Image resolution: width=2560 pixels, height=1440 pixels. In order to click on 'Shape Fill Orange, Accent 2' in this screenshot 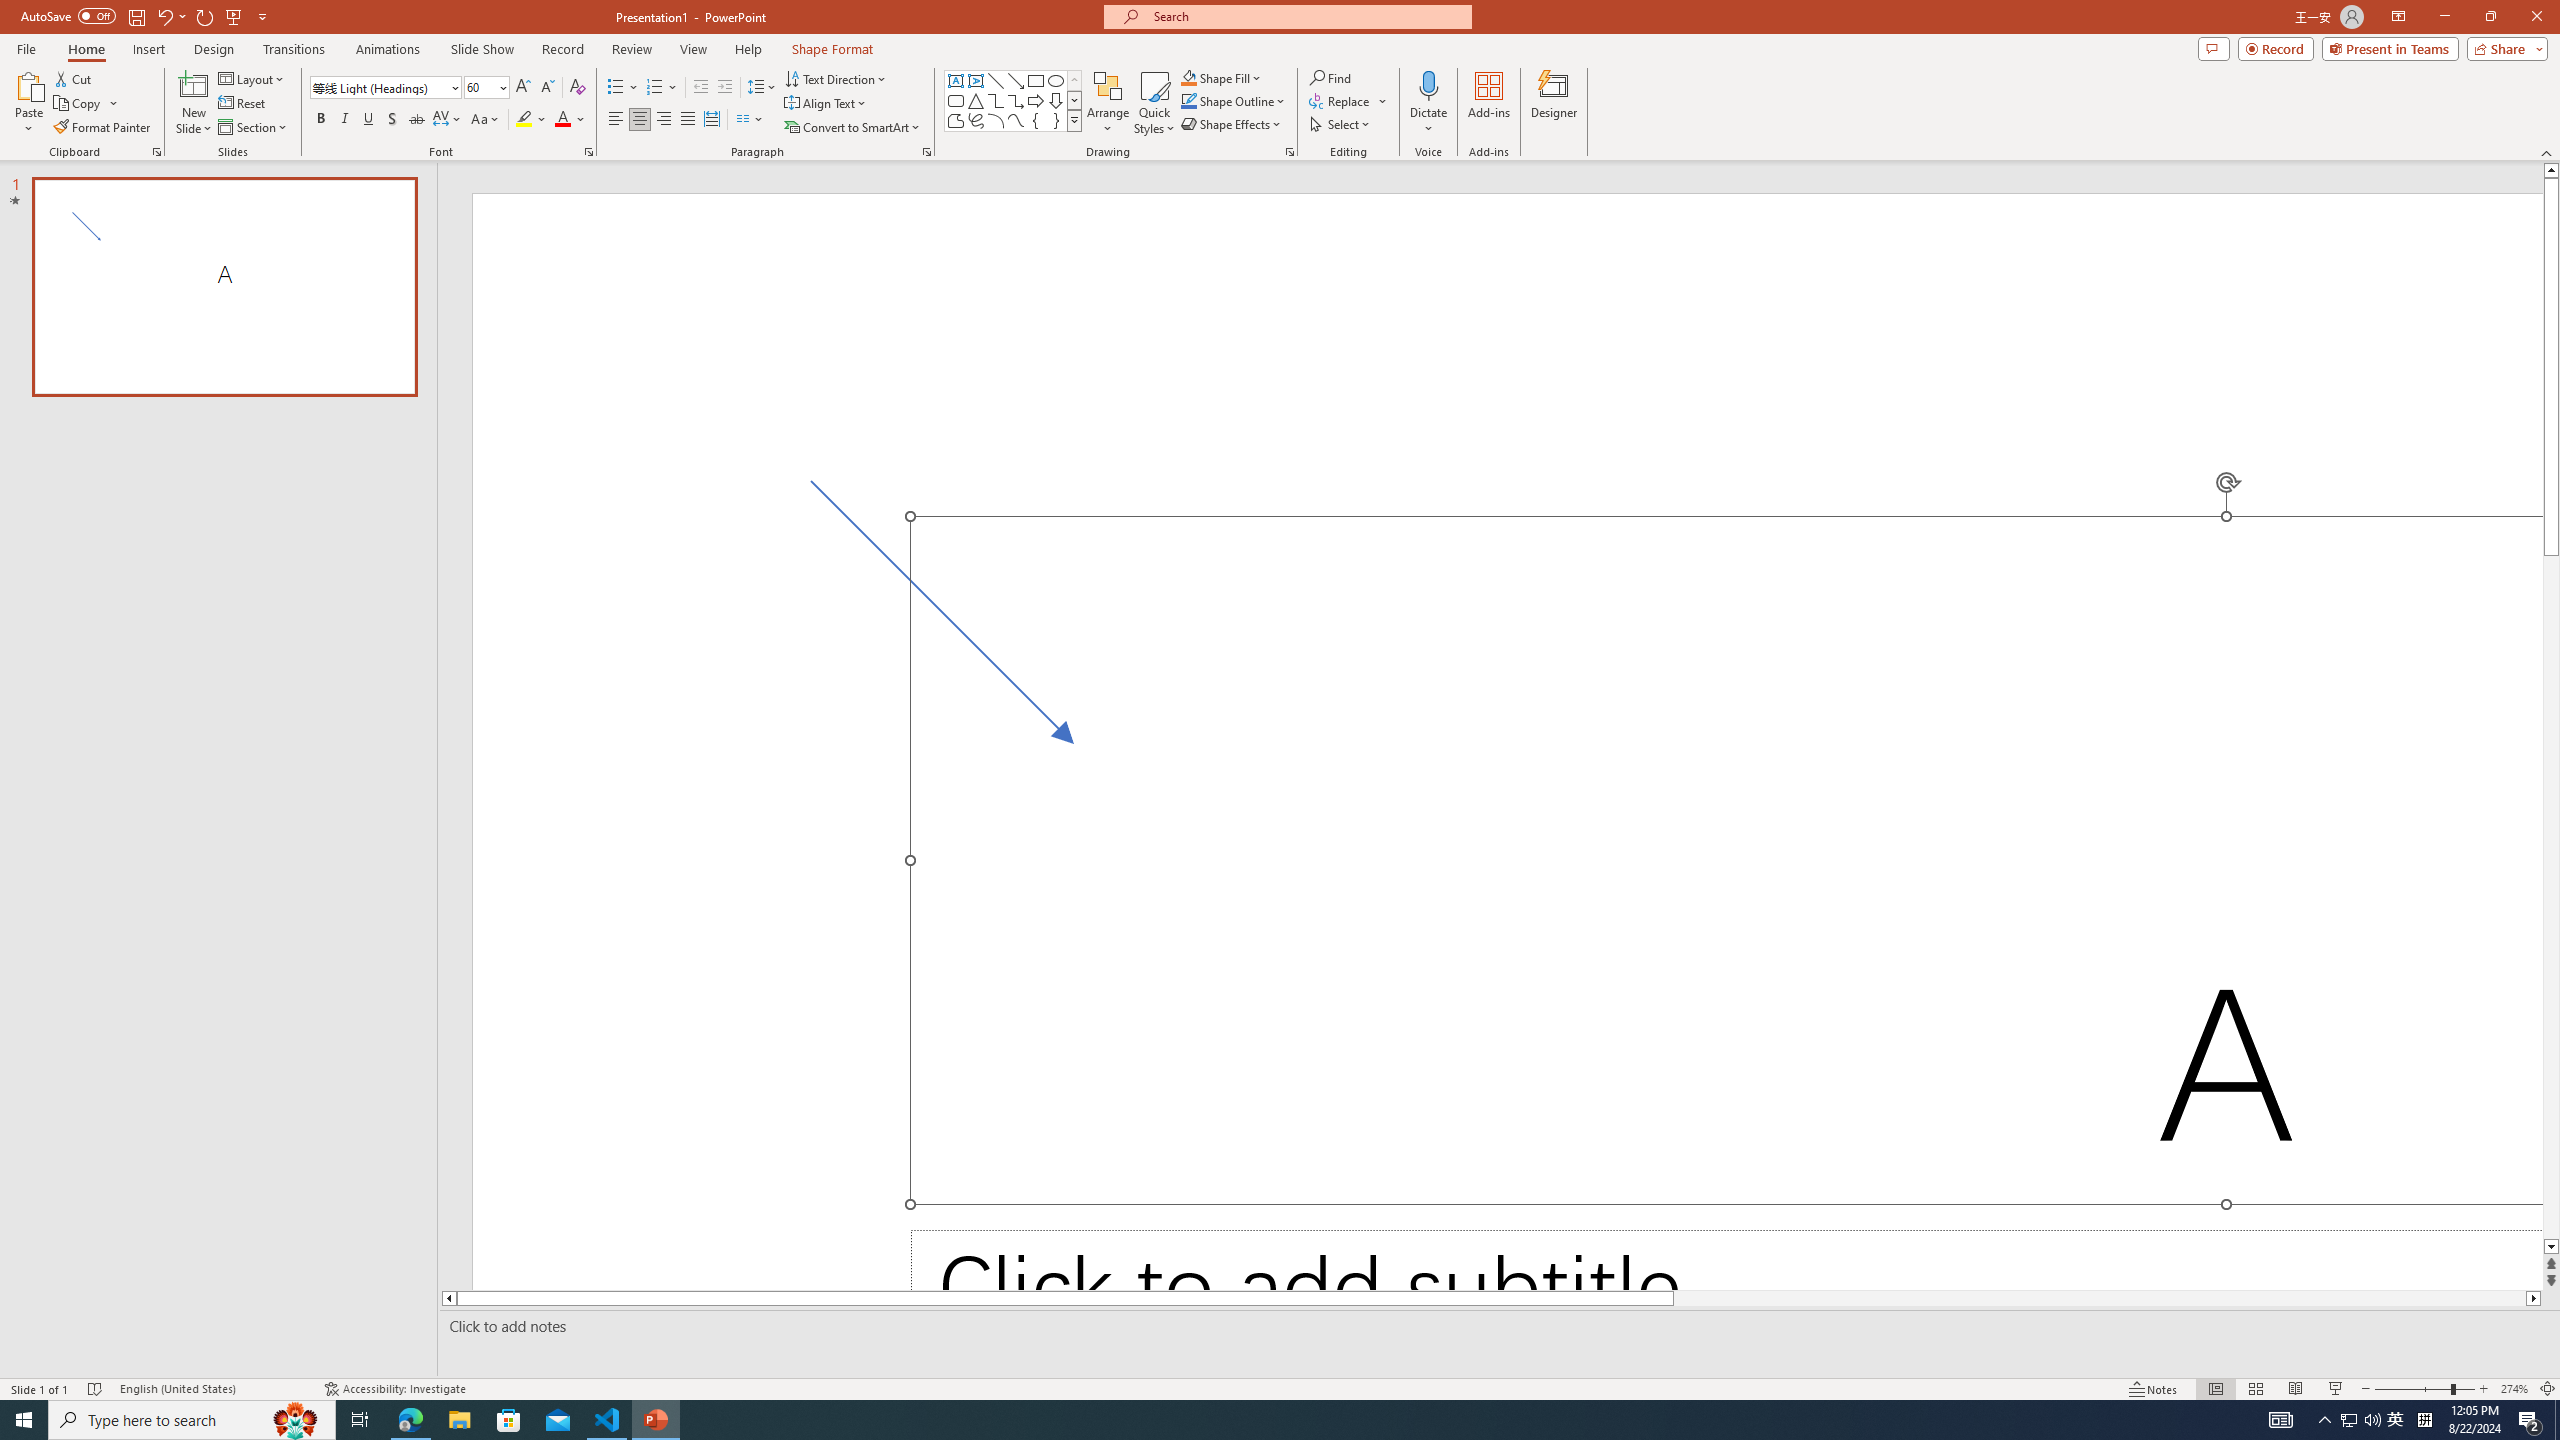, I will do `click(1189, 77)`.